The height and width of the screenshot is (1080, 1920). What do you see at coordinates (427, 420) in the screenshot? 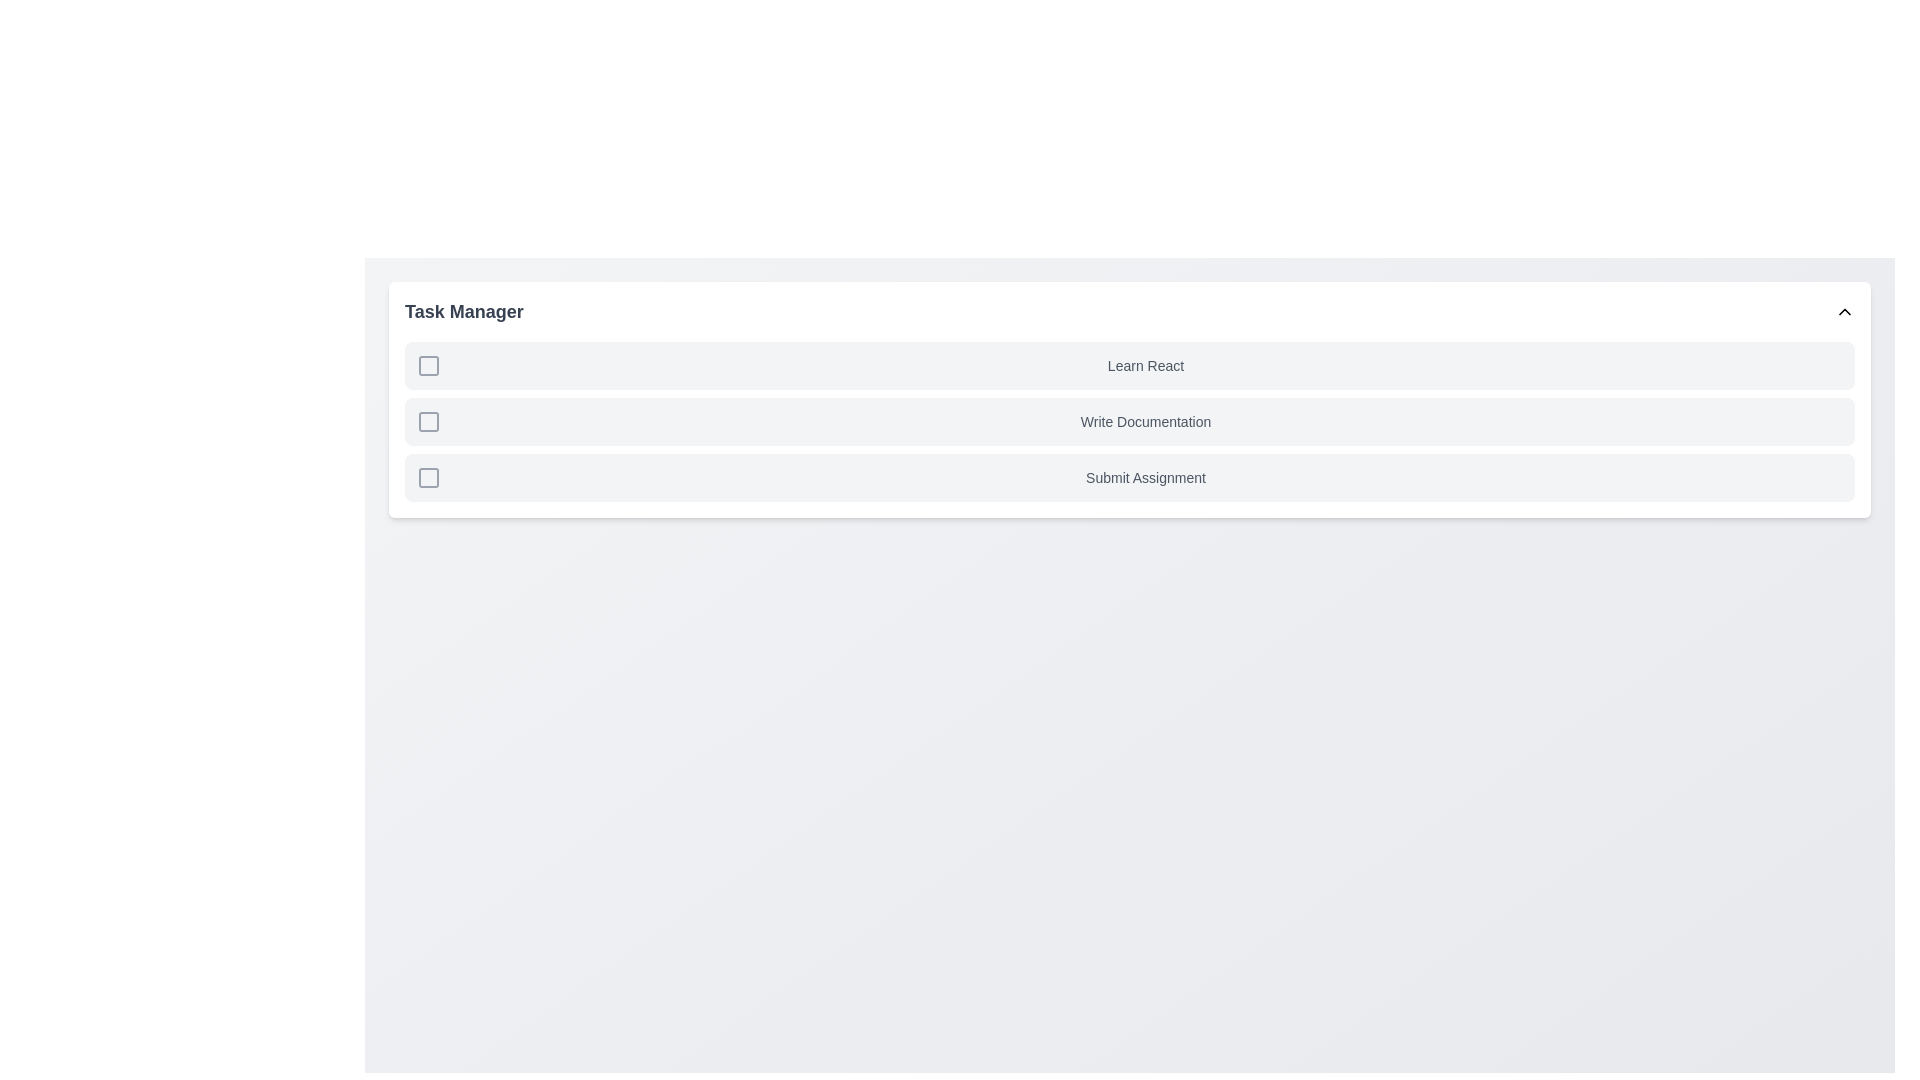
I see `the checkbox for task Write Documentation` at bounding box center [427, 420].